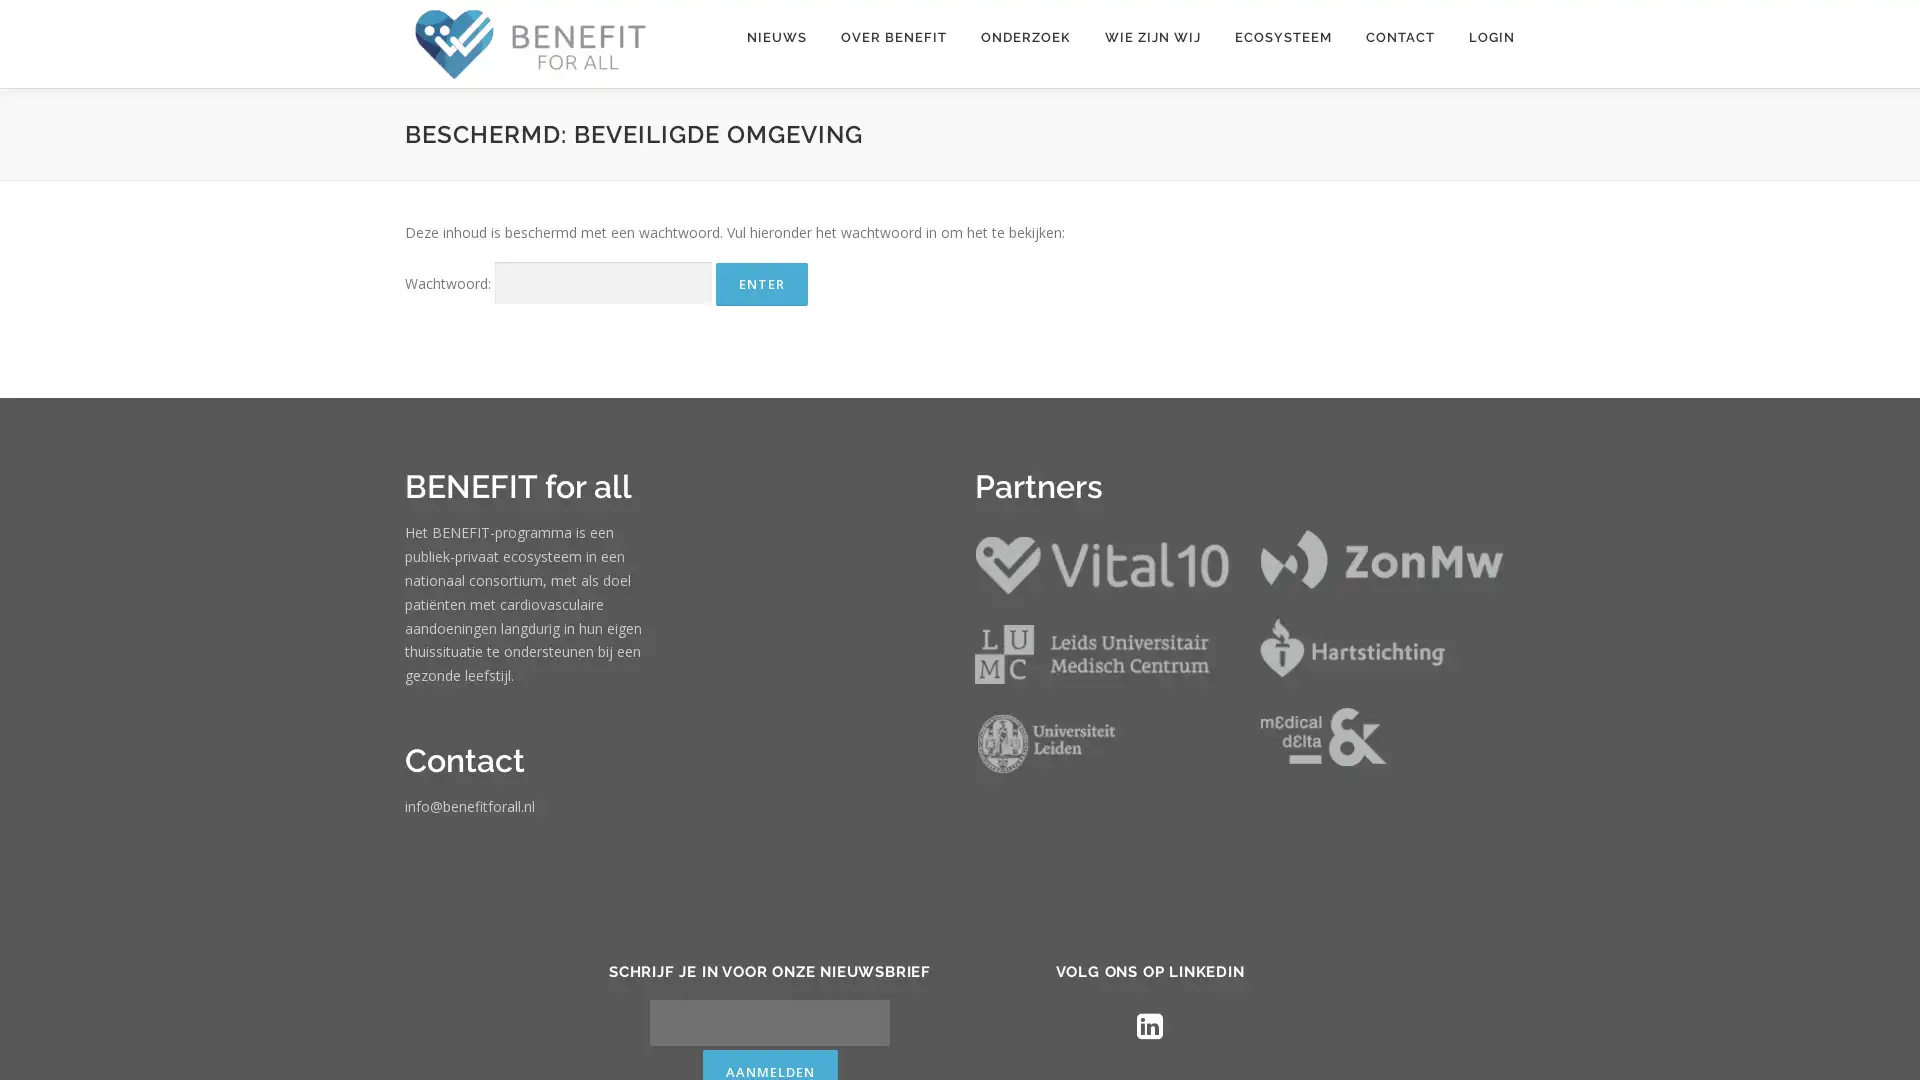 The image size is (1920, 1080). I want to click on Enter, so click(761, 283).